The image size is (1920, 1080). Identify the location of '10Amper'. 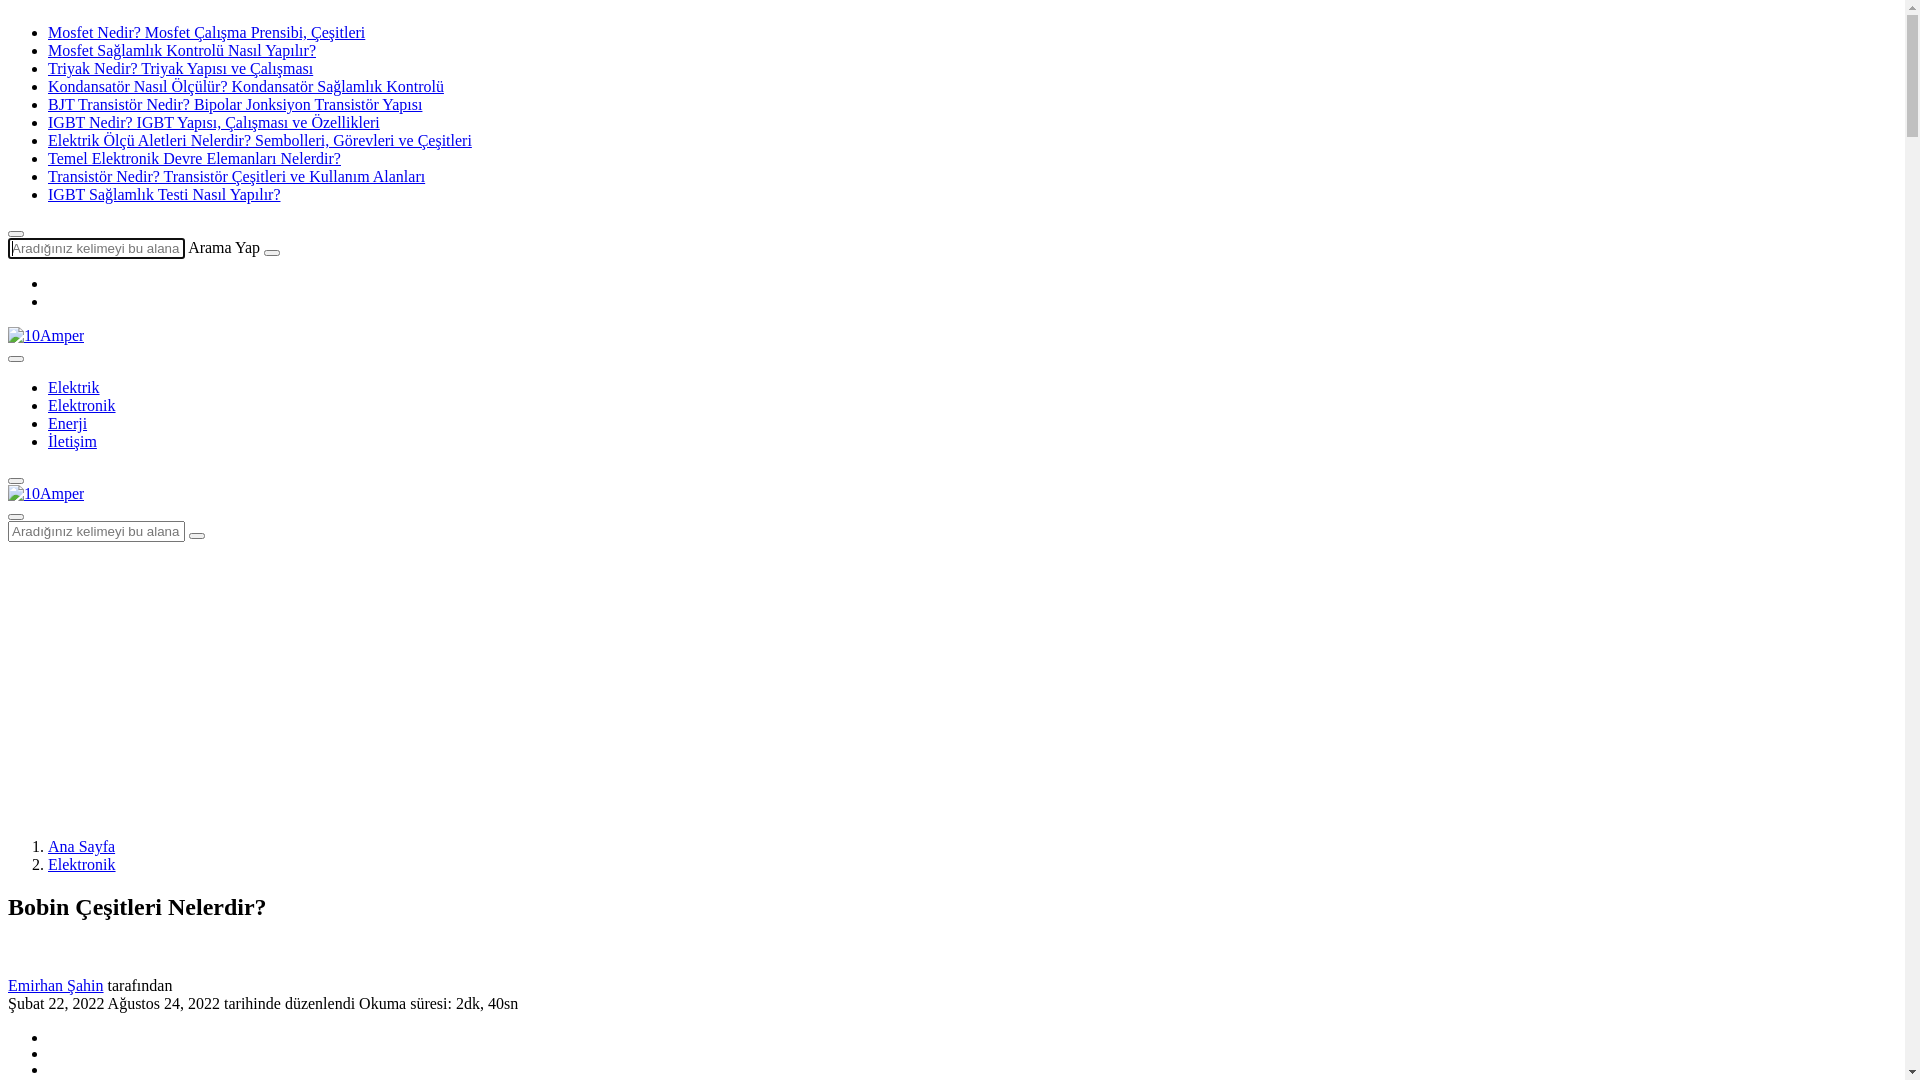
(8, 493).